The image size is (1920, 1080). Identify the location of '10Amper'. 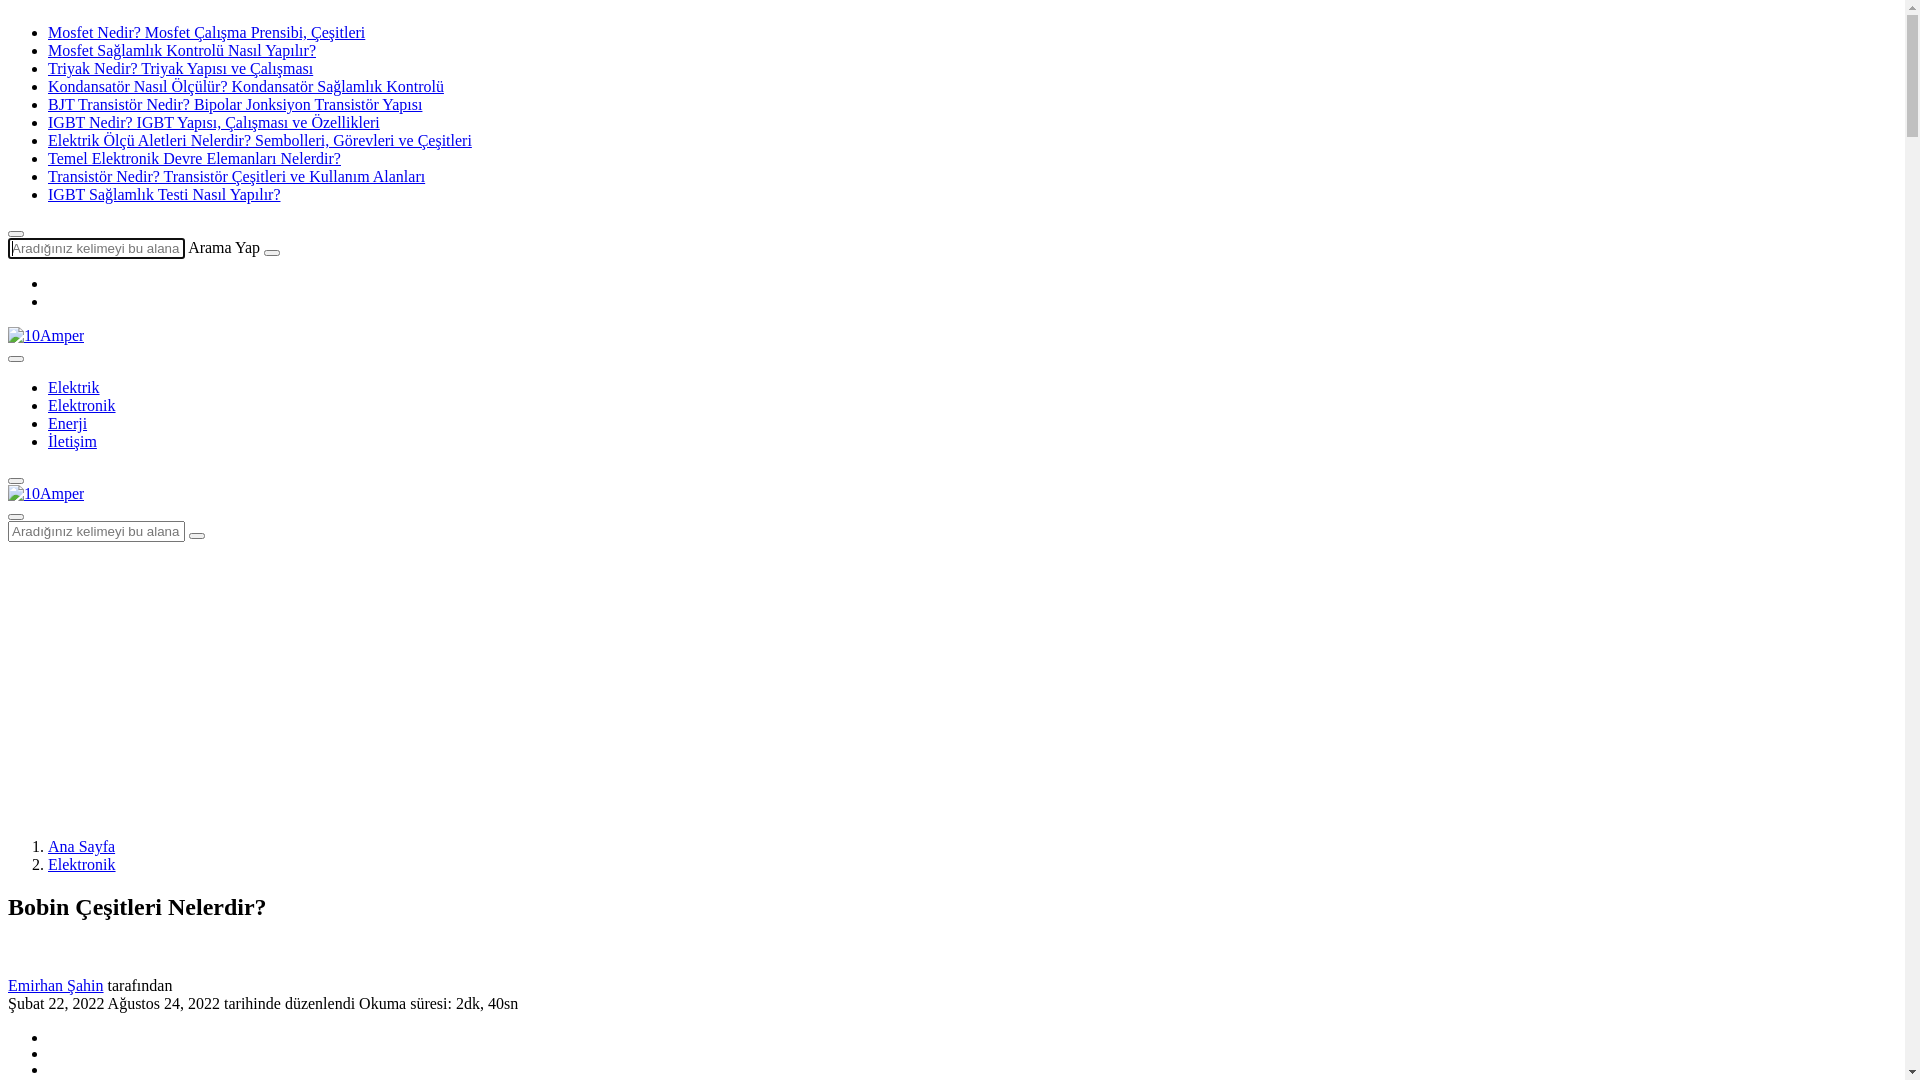
(8, 493).